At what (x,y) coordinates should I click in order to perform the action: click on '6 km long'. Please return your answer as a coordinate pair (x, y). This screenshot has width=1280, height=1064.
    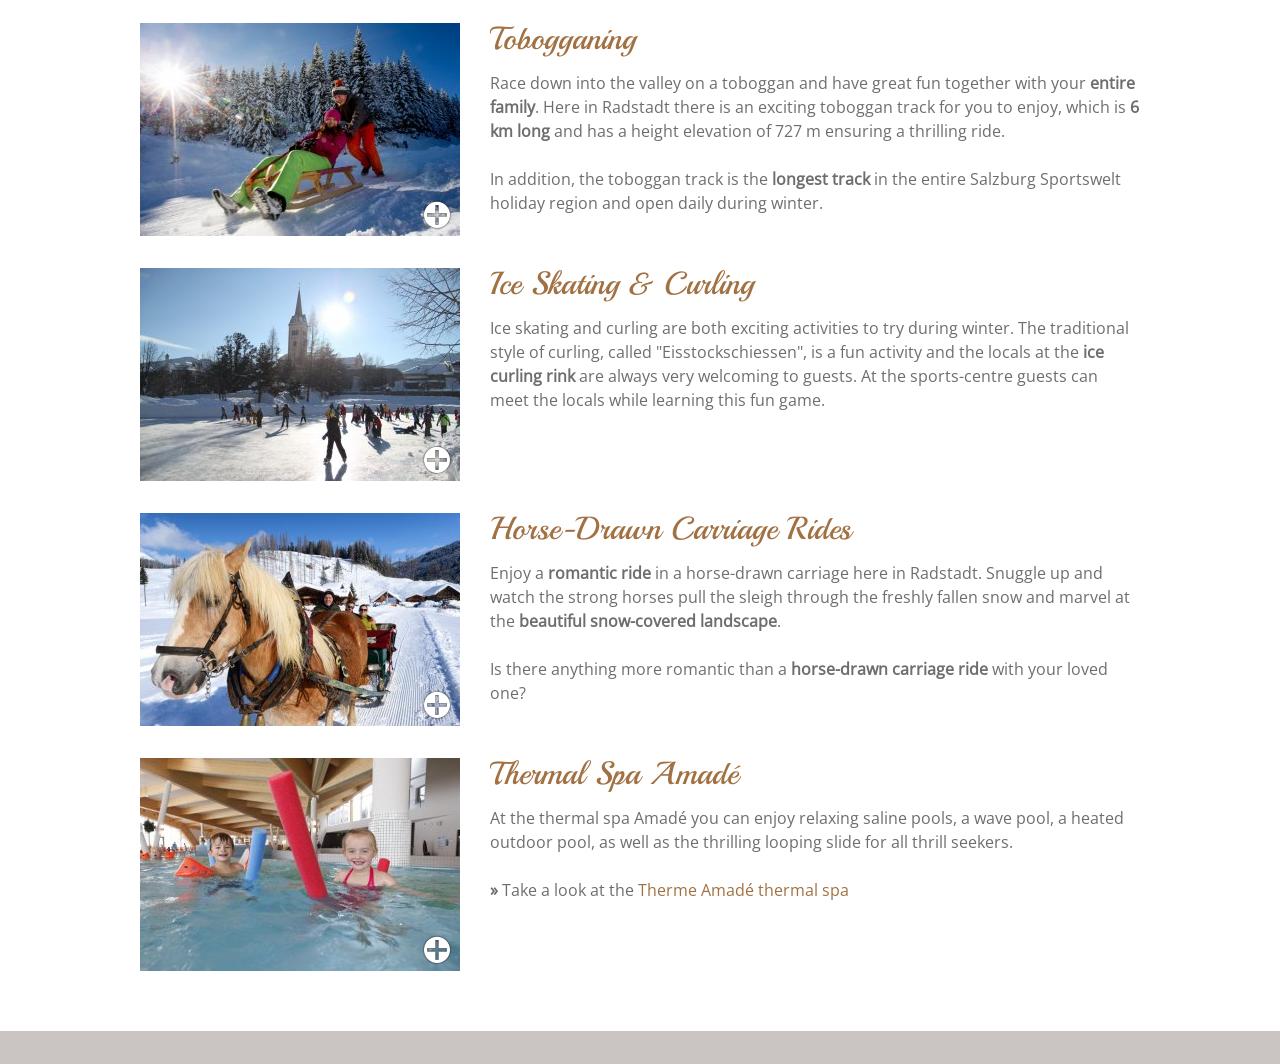
    Looking at the image, I should click on (489, 120).